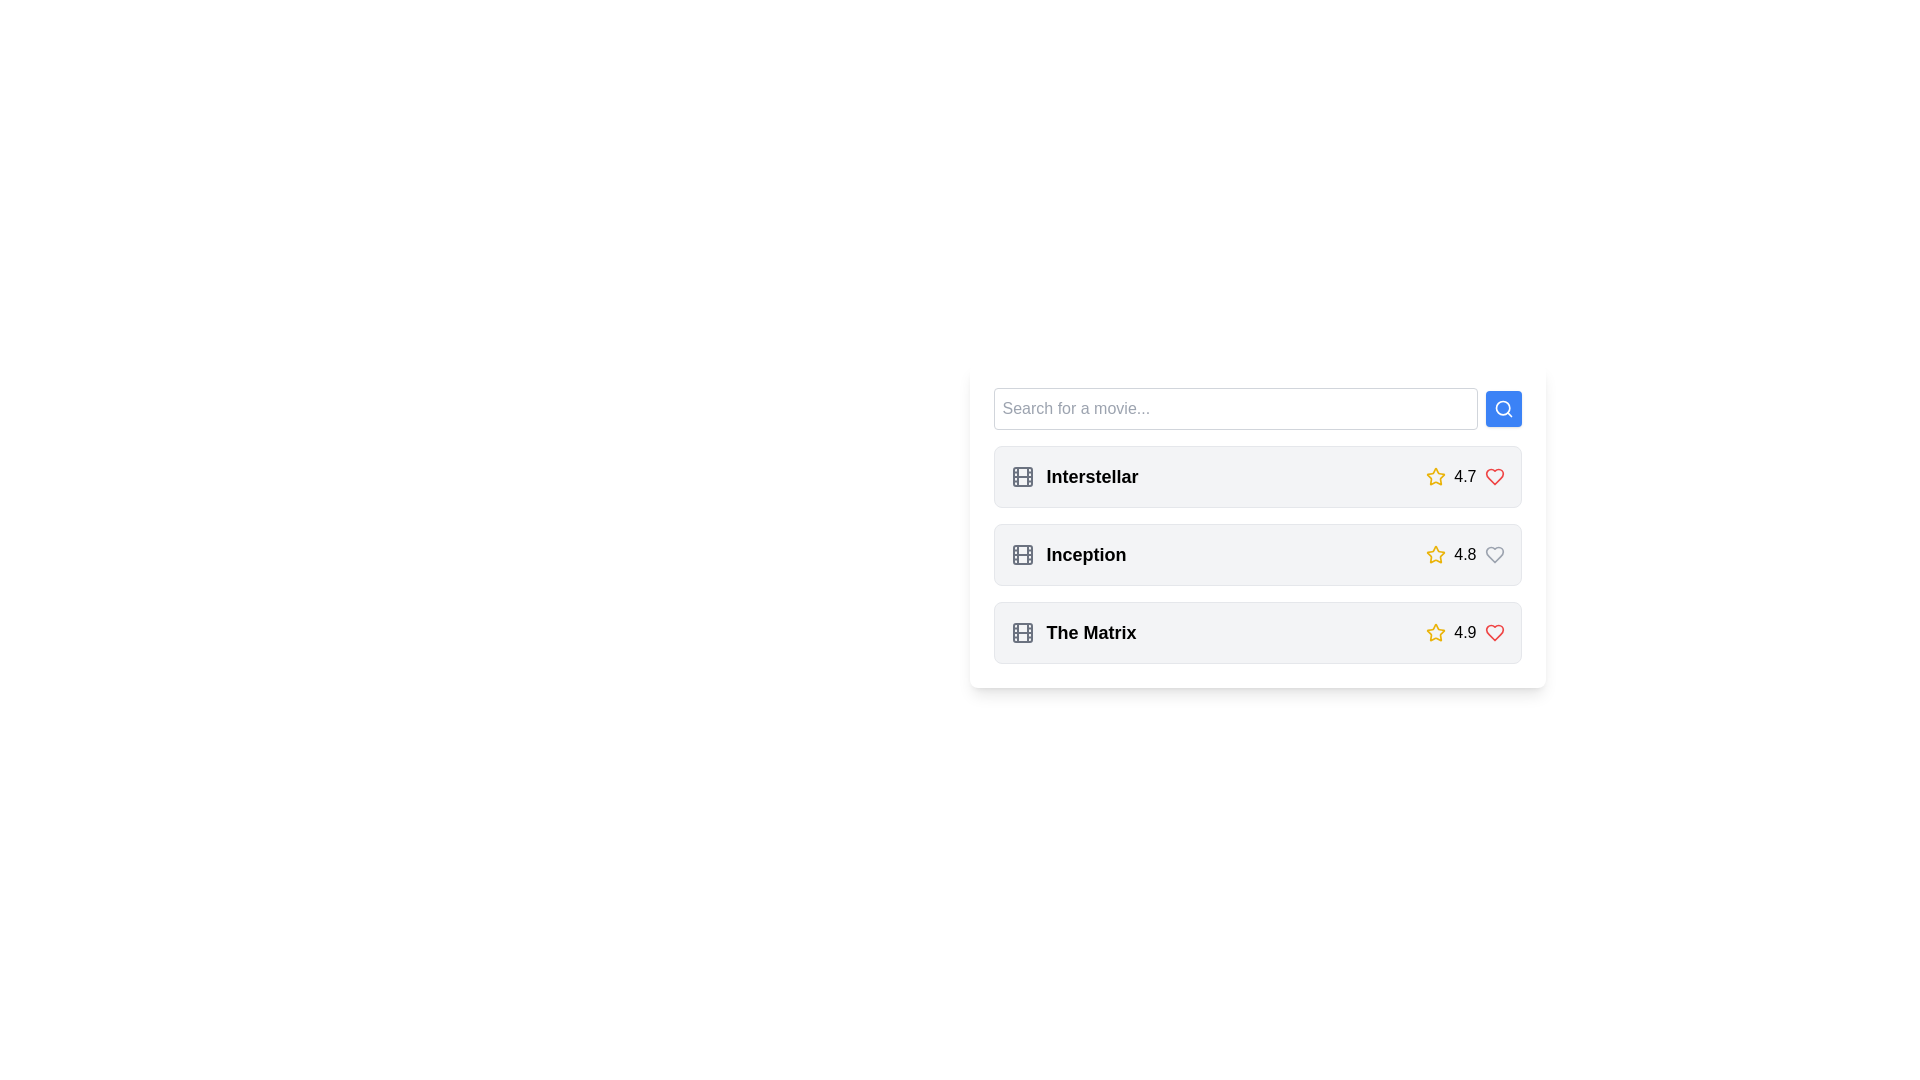  Describe the element at coordinates (1073, 477) in the screenshot. I see `the 'Interstellar' movie label, which is the first entry in the vertical list of movies, featuring a bold font and a gray film reel icon to its left` at that location.